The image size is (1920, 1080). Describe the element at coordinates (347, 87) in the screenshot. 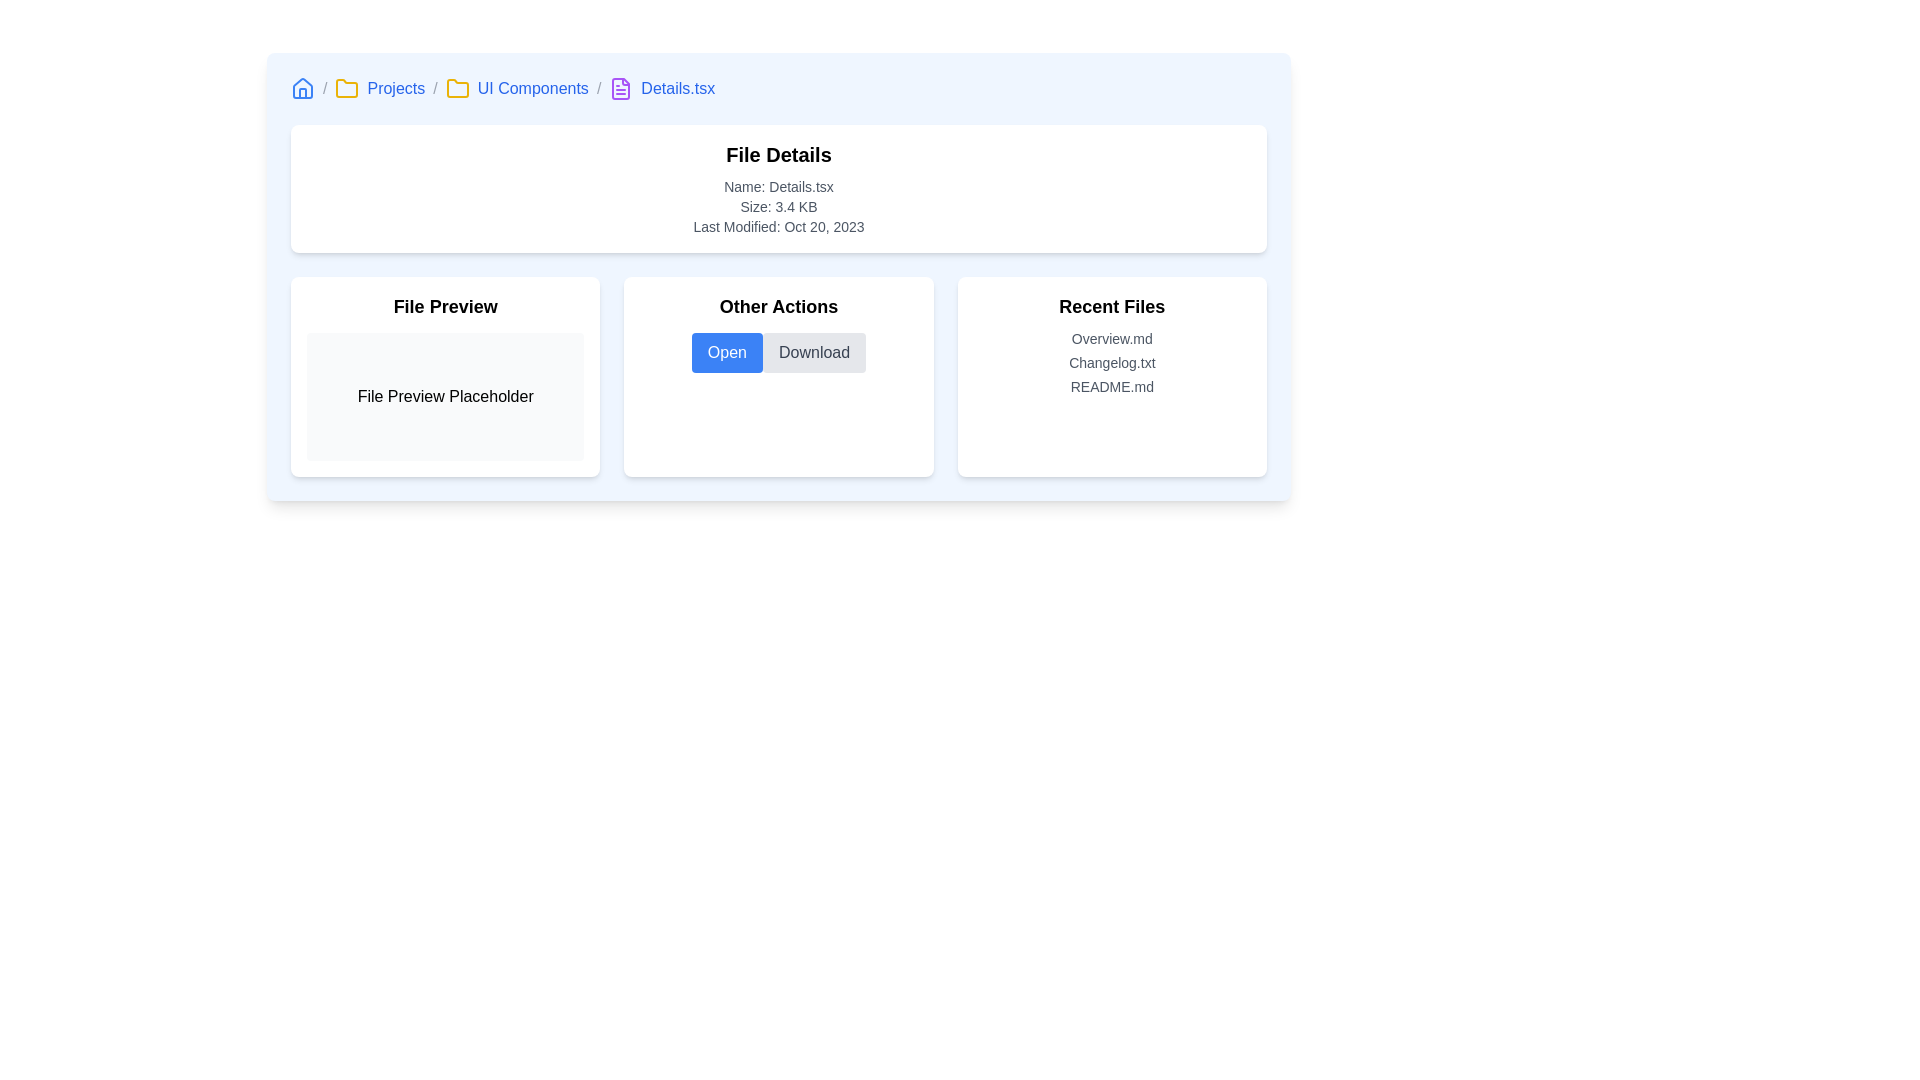

I see `the small yellow folder icon located in the breadcrumb navigation bar` at that location.